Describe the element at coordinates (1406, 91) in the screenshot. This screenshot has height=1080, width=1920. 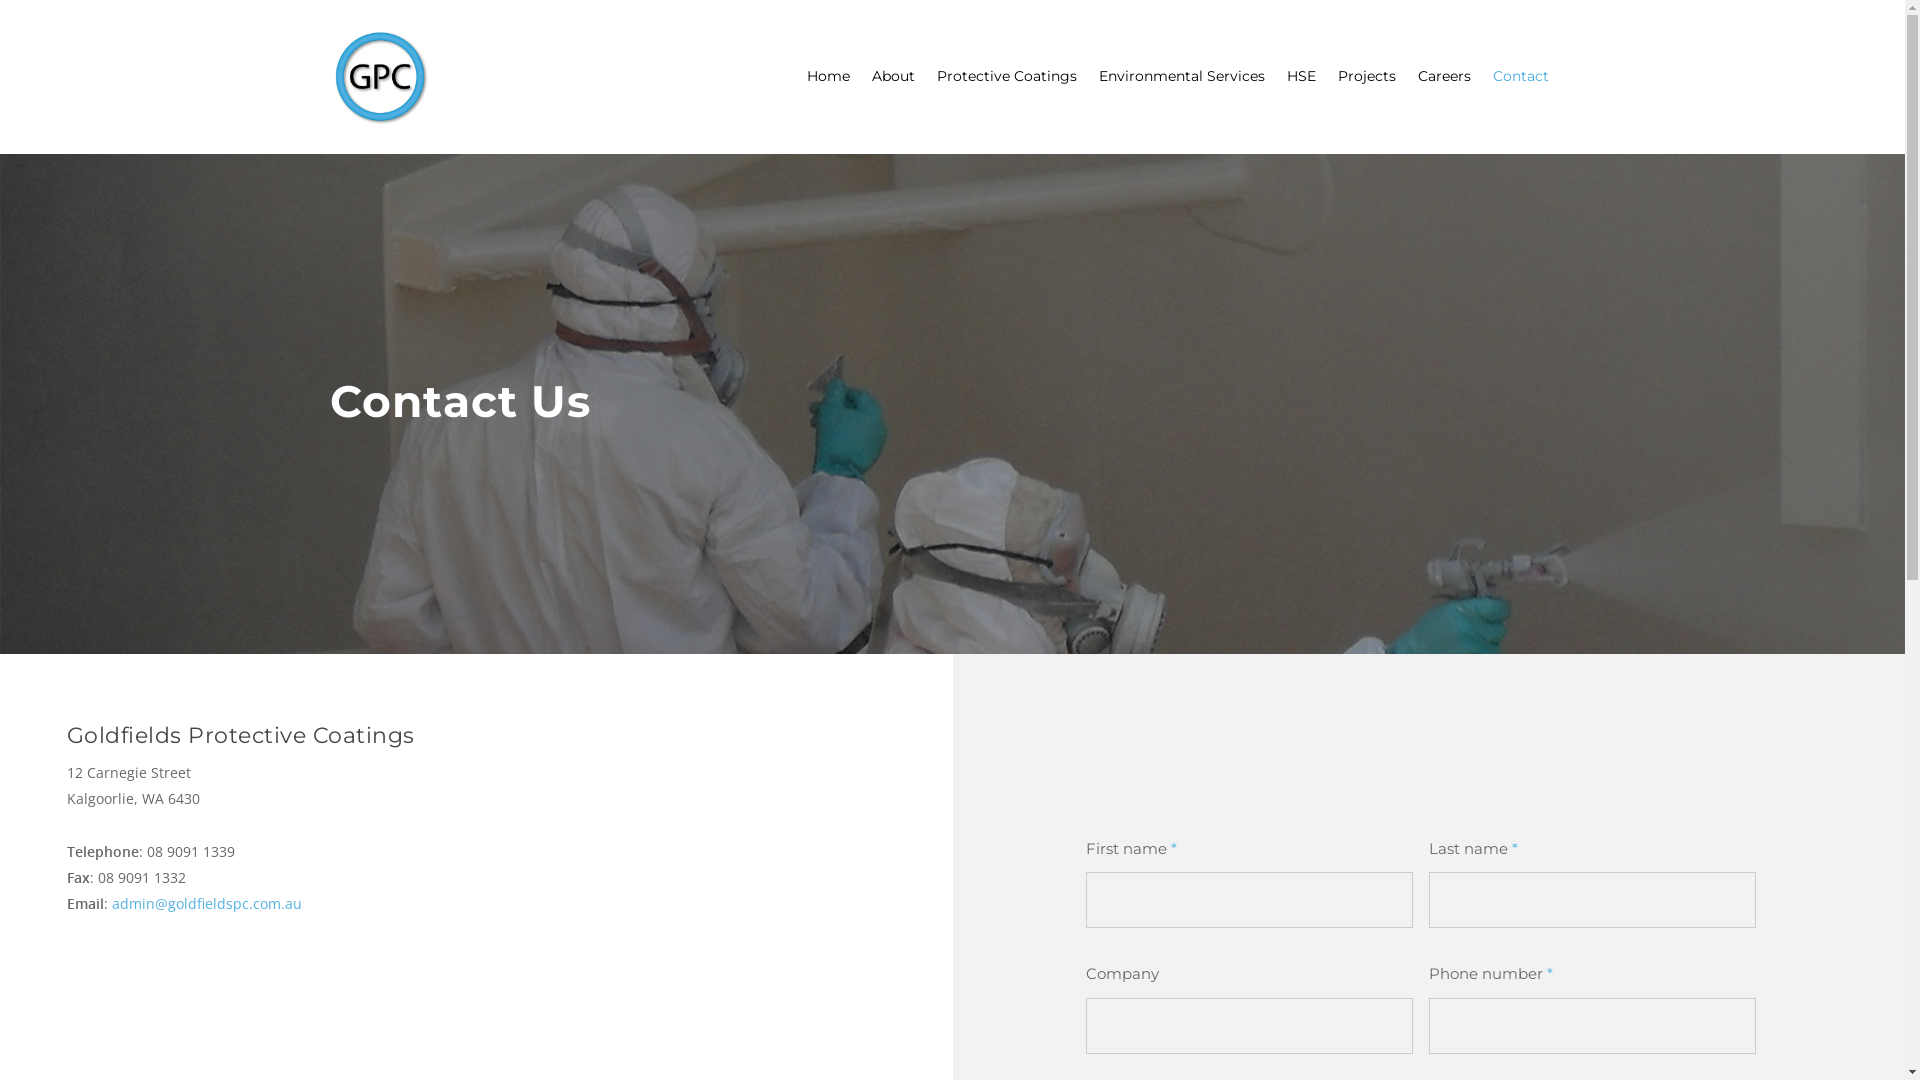
I see `'Careers'` at that location.